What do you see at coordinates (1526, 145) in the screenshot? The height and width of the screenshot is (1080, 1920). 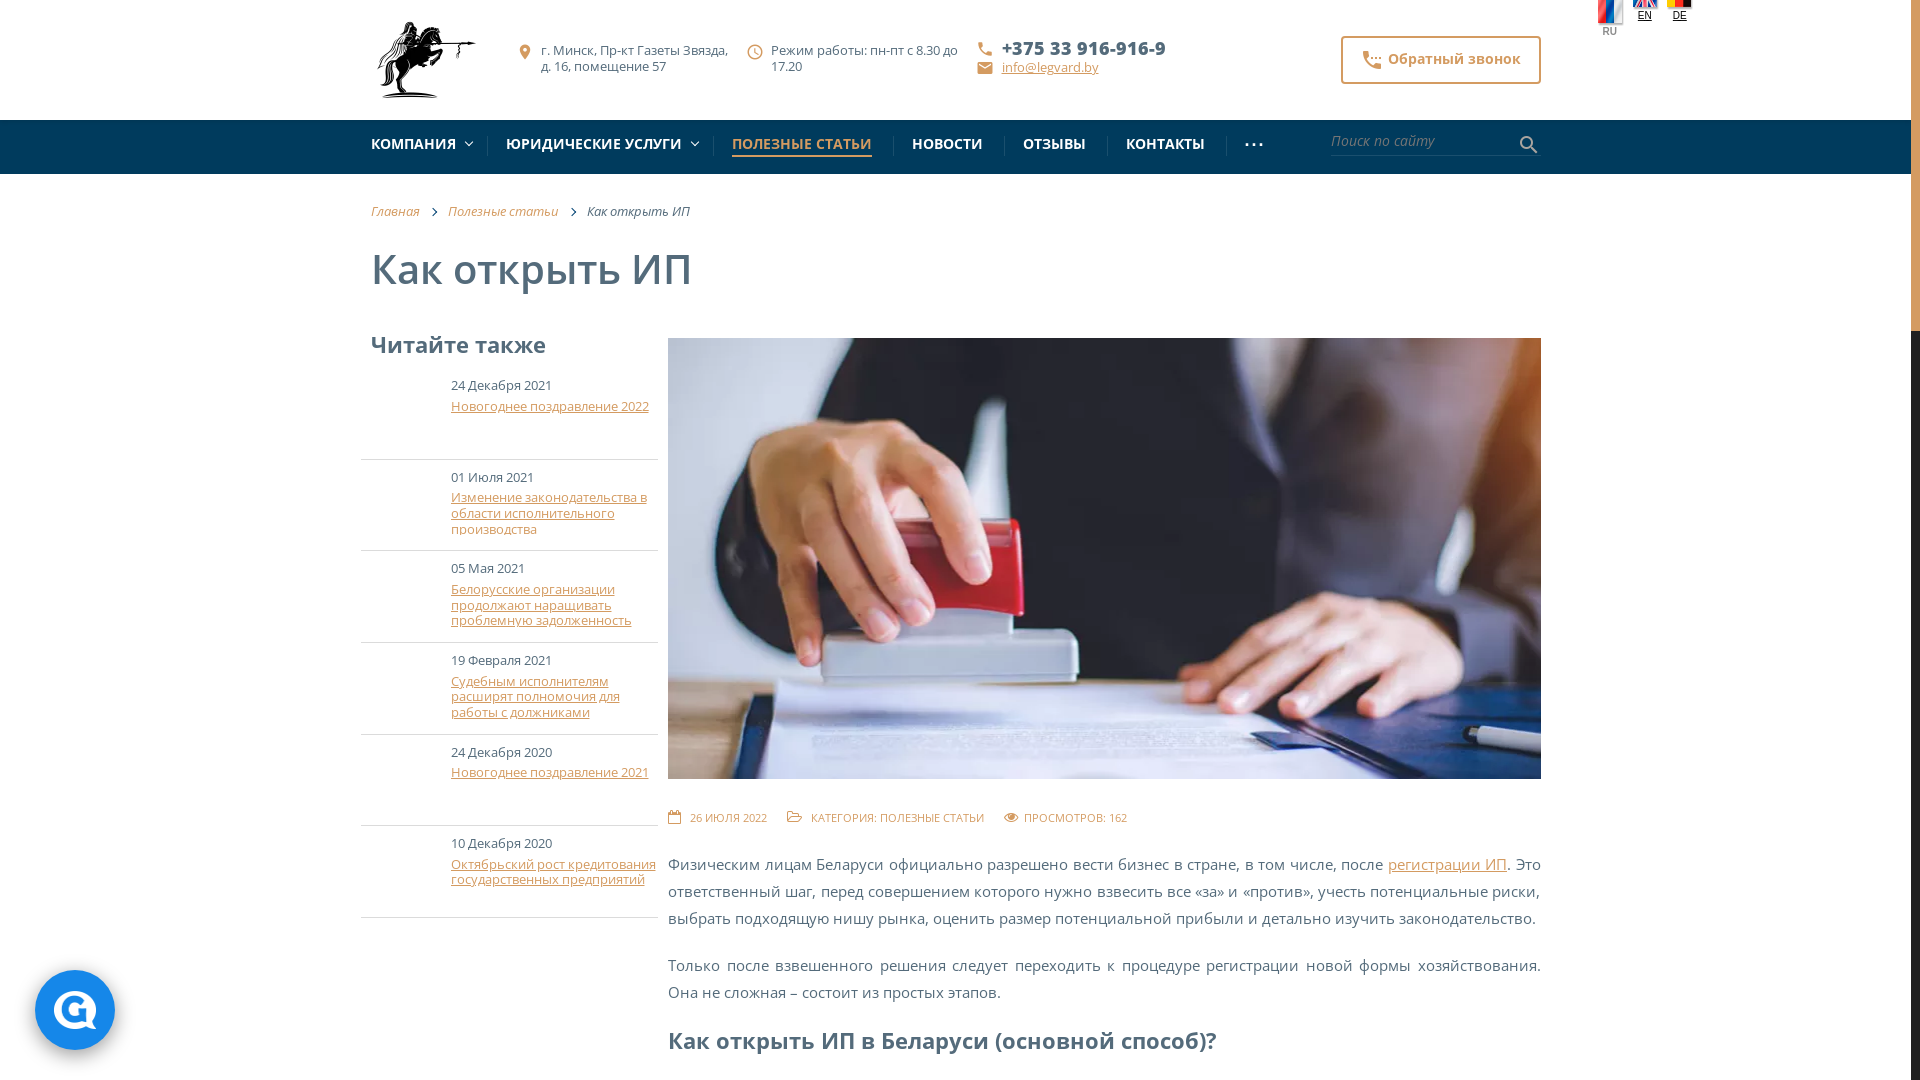 I see `'search'` at bounding box center [1526, 145].